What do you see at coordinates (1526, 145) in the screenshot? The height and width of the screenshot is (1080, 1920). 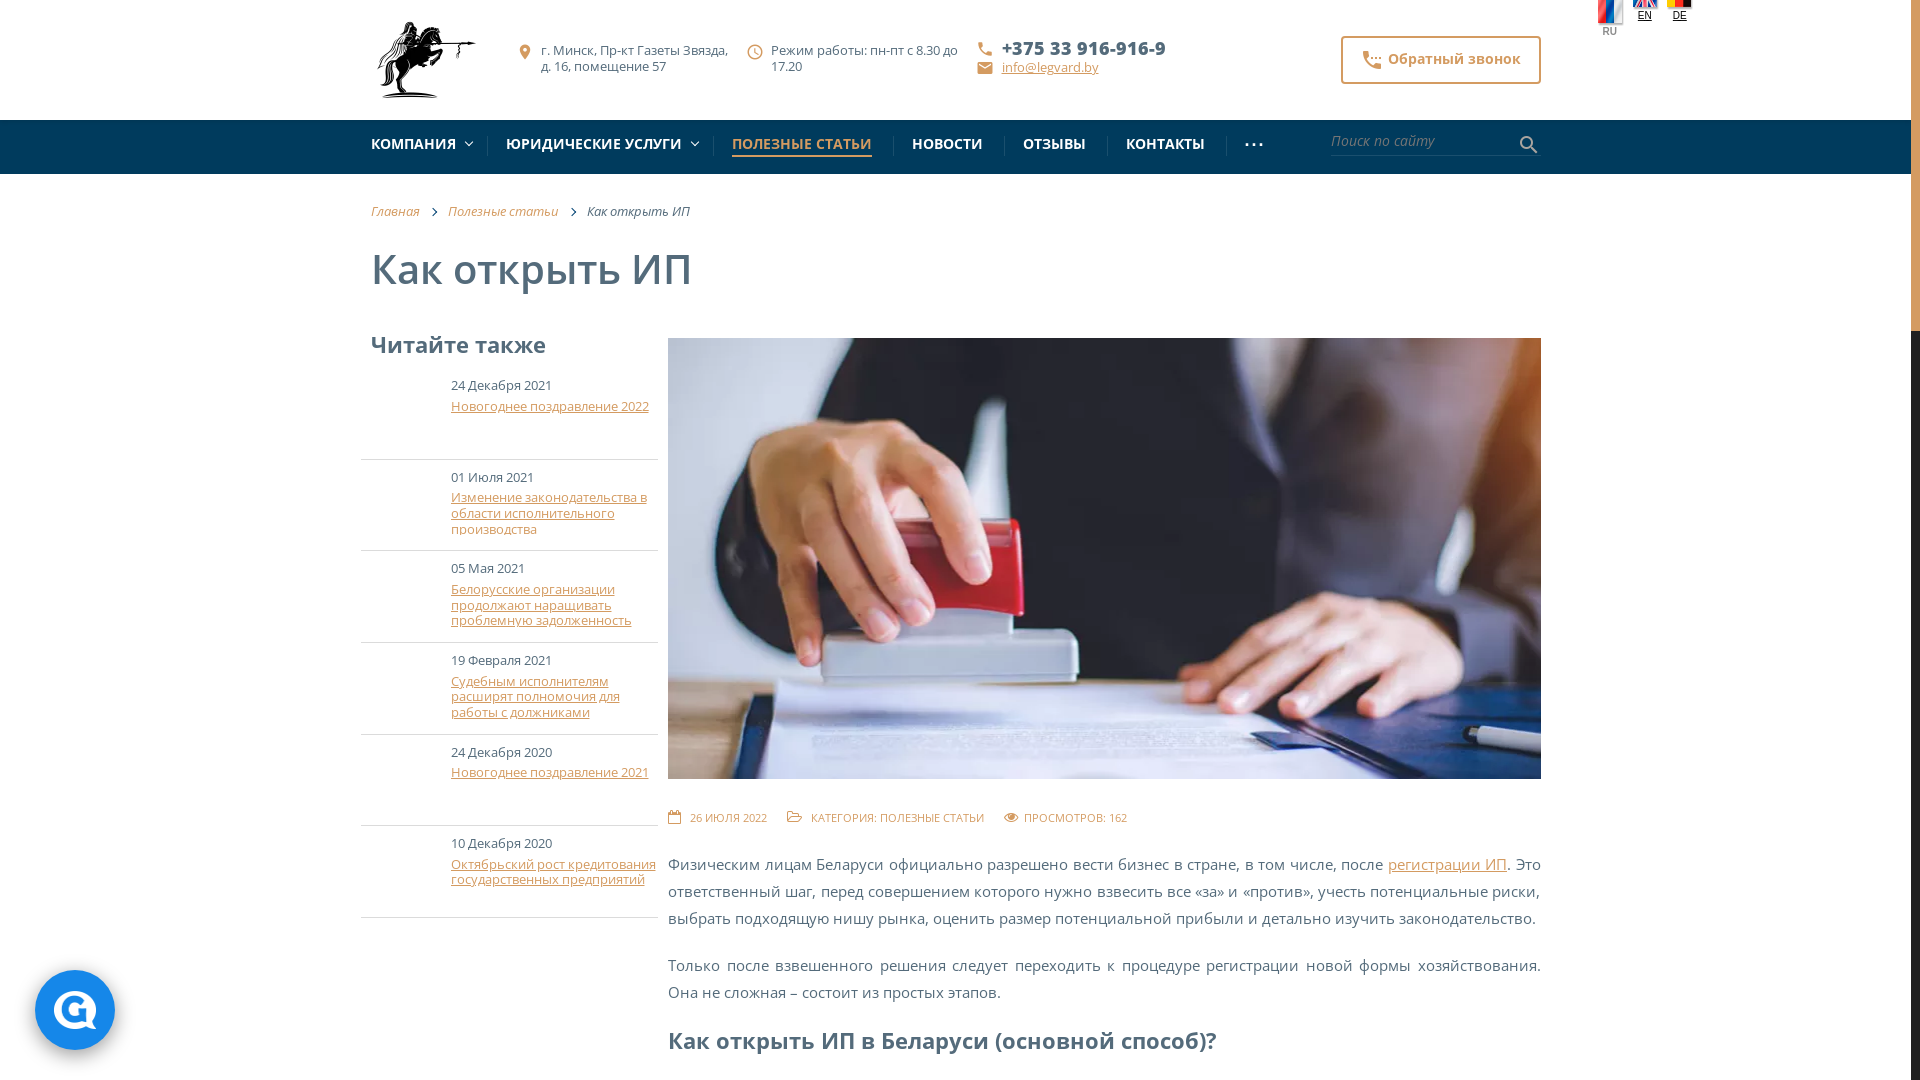 I see `'search'` at bounding box center [1526, 145].